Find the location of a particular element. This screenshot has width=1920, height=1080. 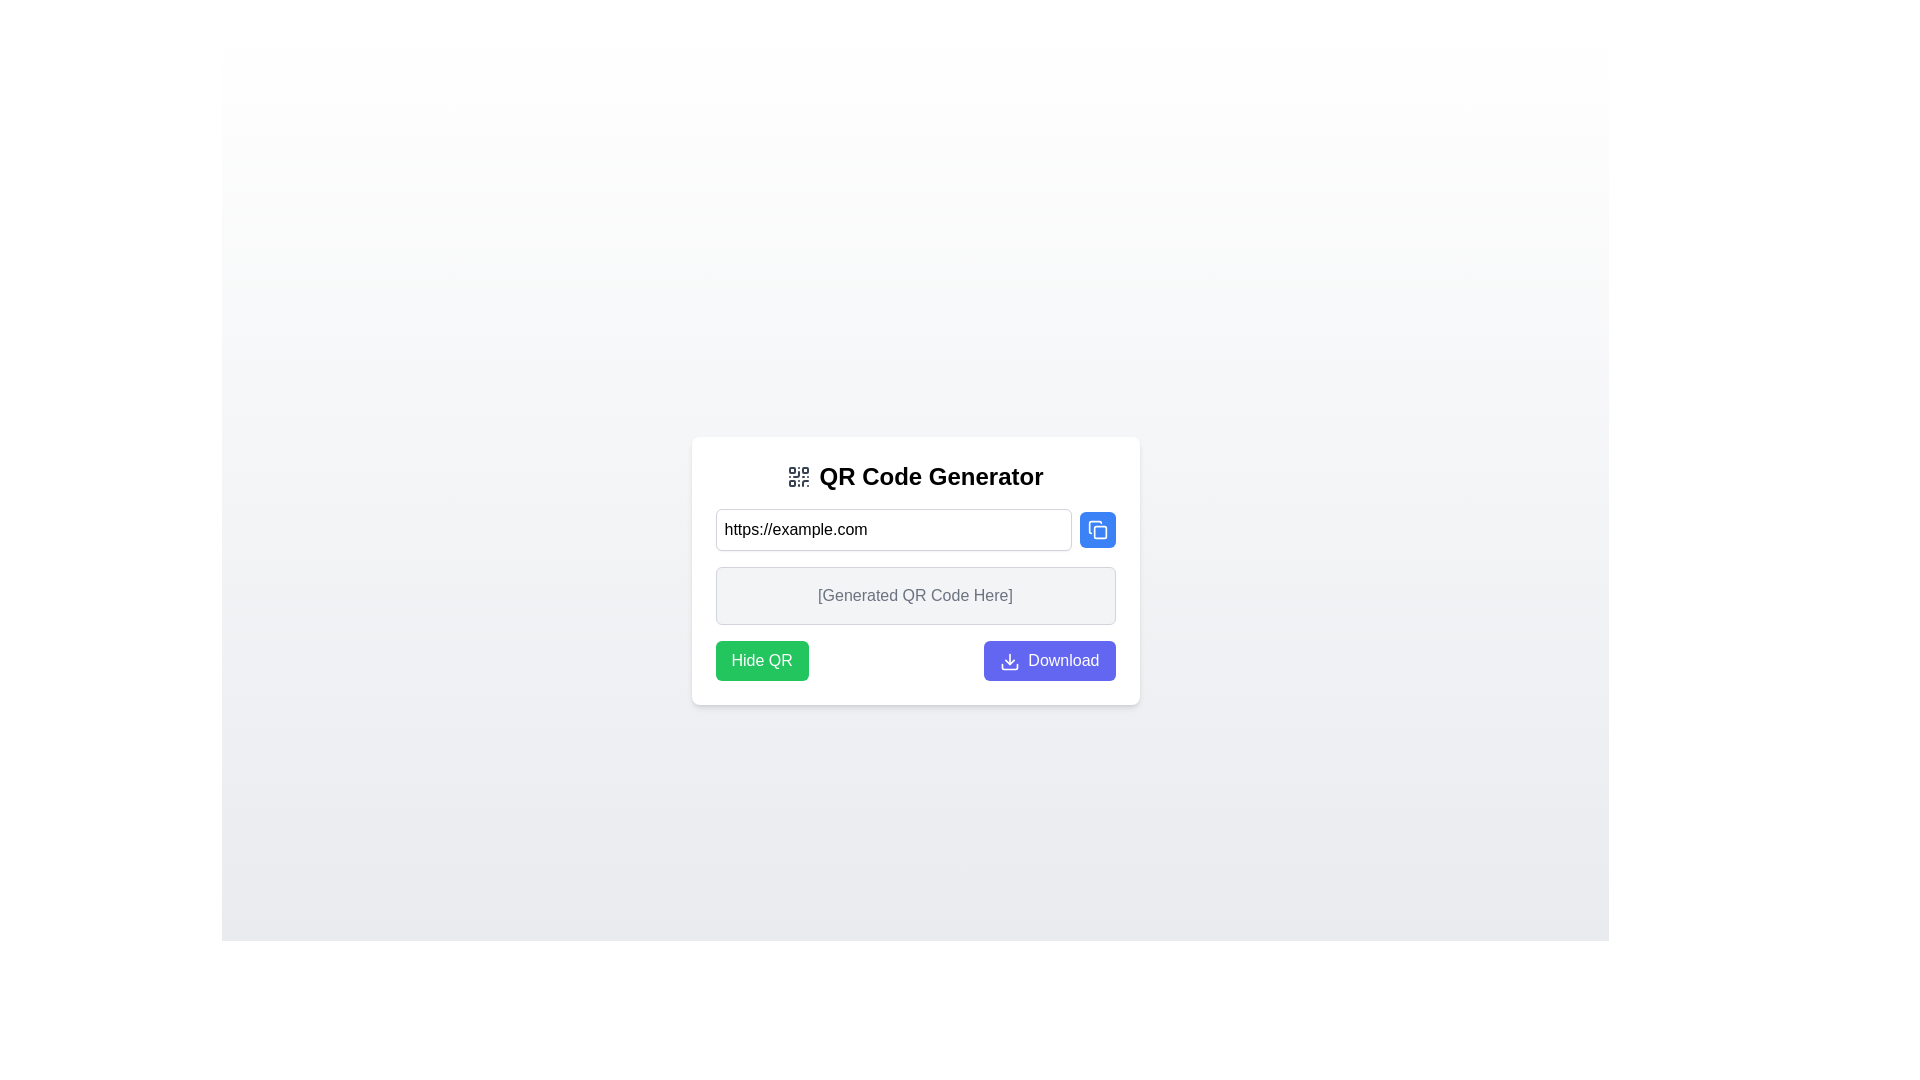

the QR Code generation icon located to the left of the header text 'QR Code Generator' in the header section of the card layout is located at coordinates (798, 477).